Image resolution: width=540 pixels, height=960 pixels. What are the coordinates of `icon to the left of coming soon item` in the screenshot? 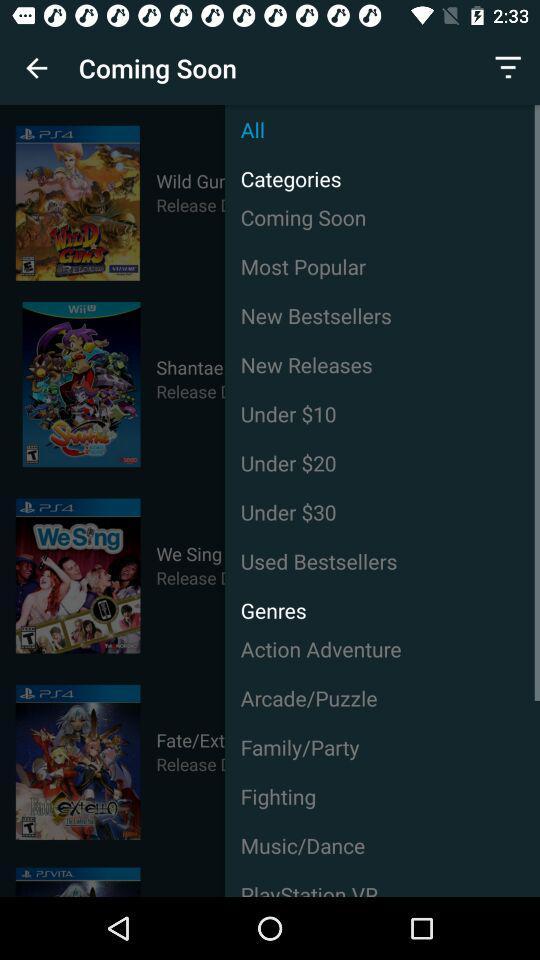 It's located at (36, 68).